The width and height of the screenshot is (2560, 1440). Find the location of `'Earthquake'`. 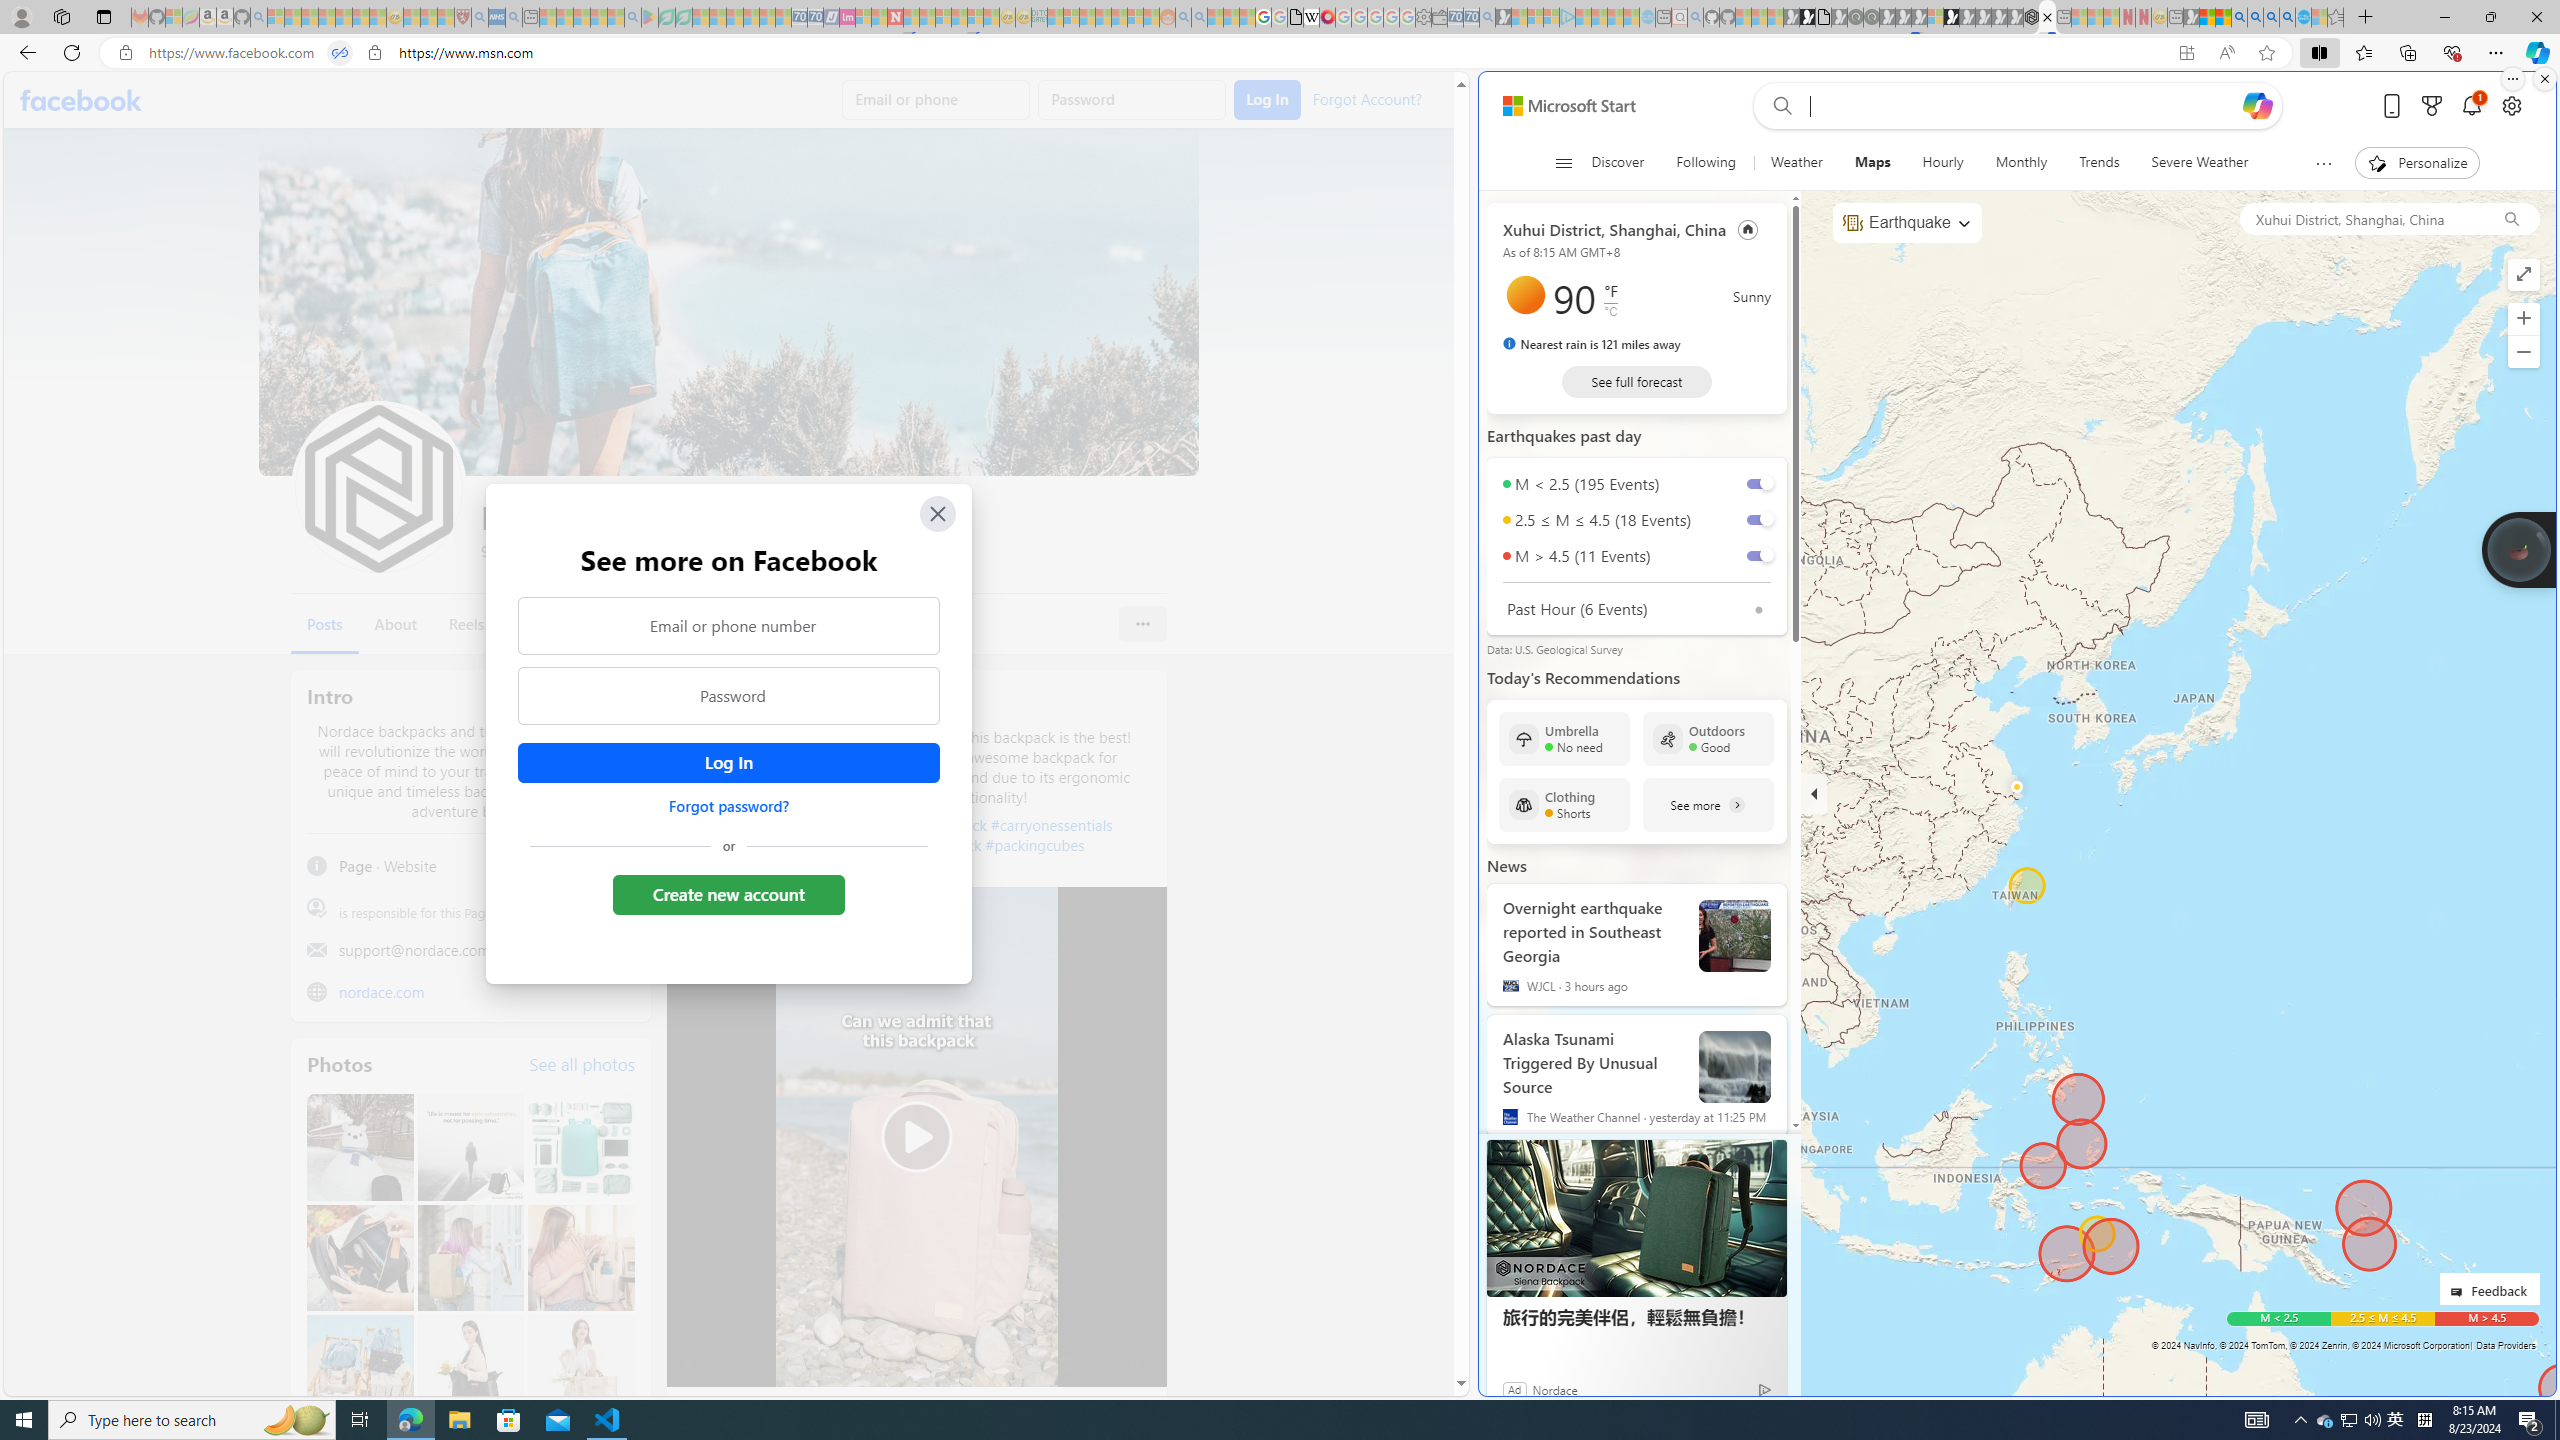

'Earthquake' is located at coordinates (1907, 222).